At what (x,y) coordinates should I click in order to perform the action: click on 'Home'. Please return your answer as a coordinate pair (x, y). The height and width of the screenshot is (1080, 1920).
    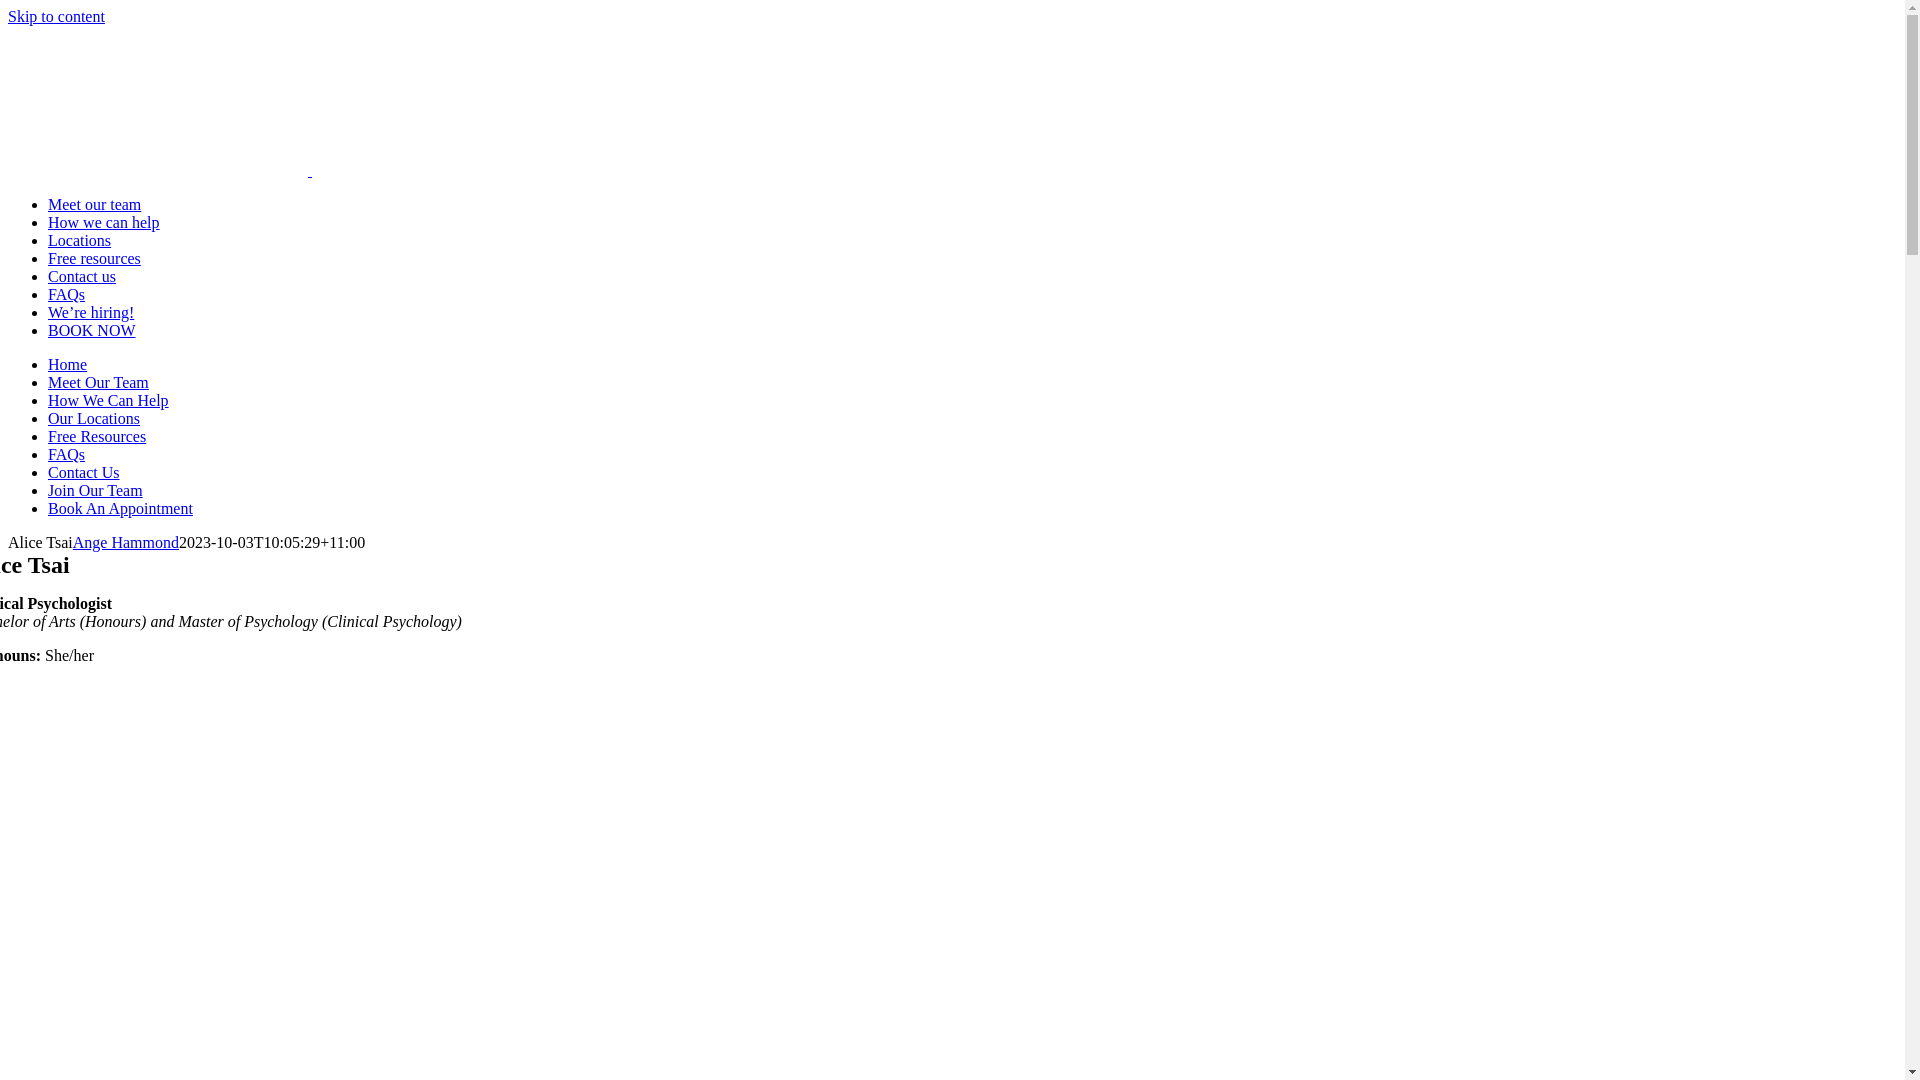
    Looking at the image, I should click on (67, 364).